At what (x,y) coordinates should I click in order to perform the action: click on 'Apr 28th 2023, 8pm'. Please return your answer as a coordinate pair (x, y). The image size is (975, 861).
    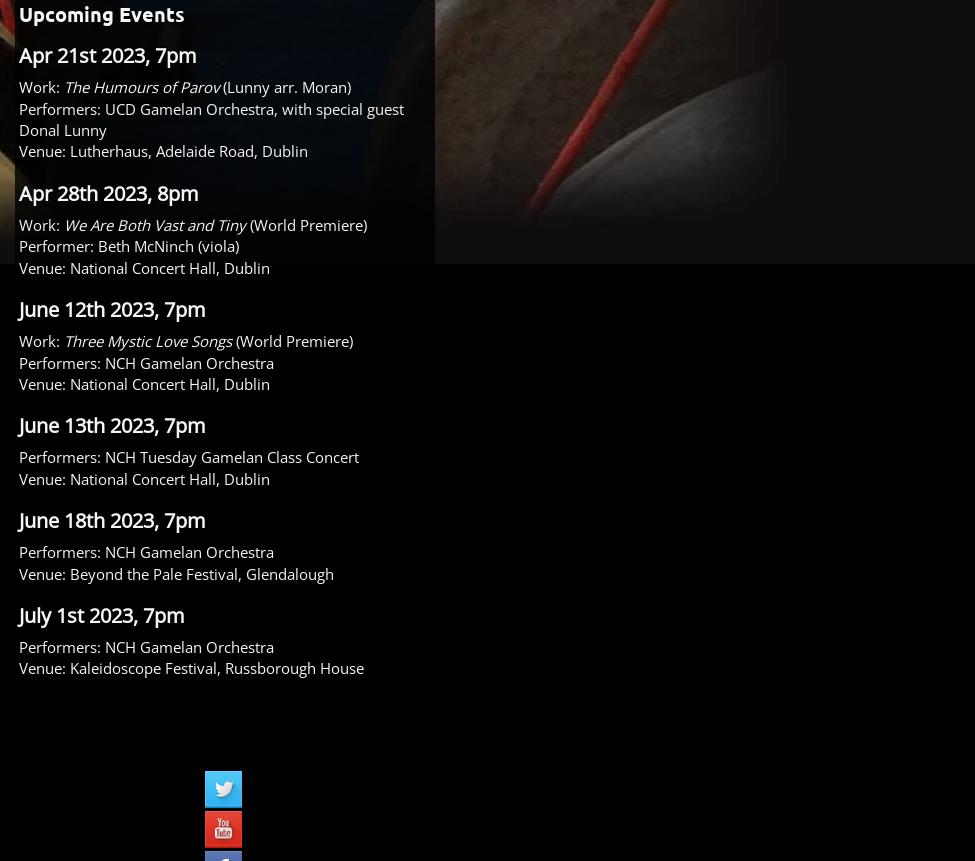
    Looking at the image, I should click on (108, 191).